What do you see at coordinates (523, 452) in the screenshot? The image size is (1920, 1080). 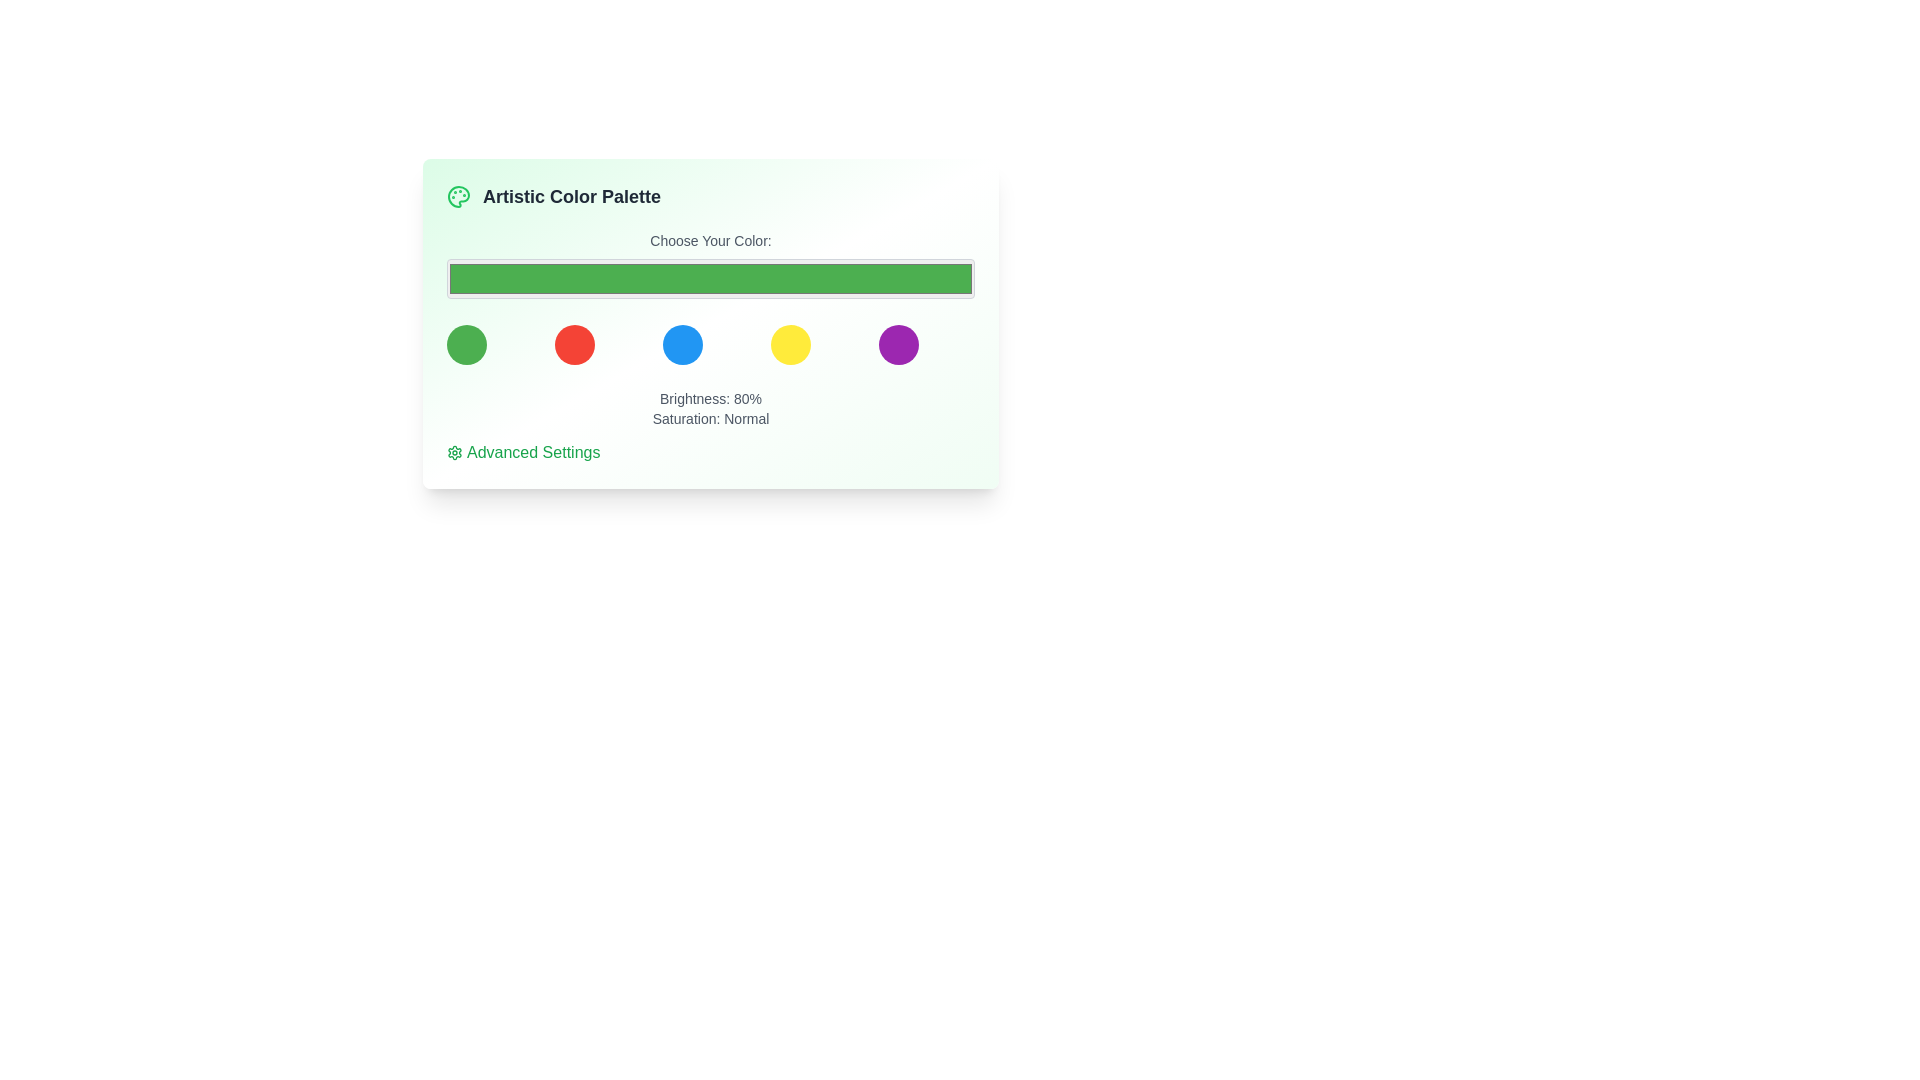 I see `the 'Advanced Settings' link with green text and gear icon located at the bottom-left corner of the 'Artistic Color Palette' box, following 'Brightness: 80%' and 'Saturation: Normal'` at bounding box center [523, 452].